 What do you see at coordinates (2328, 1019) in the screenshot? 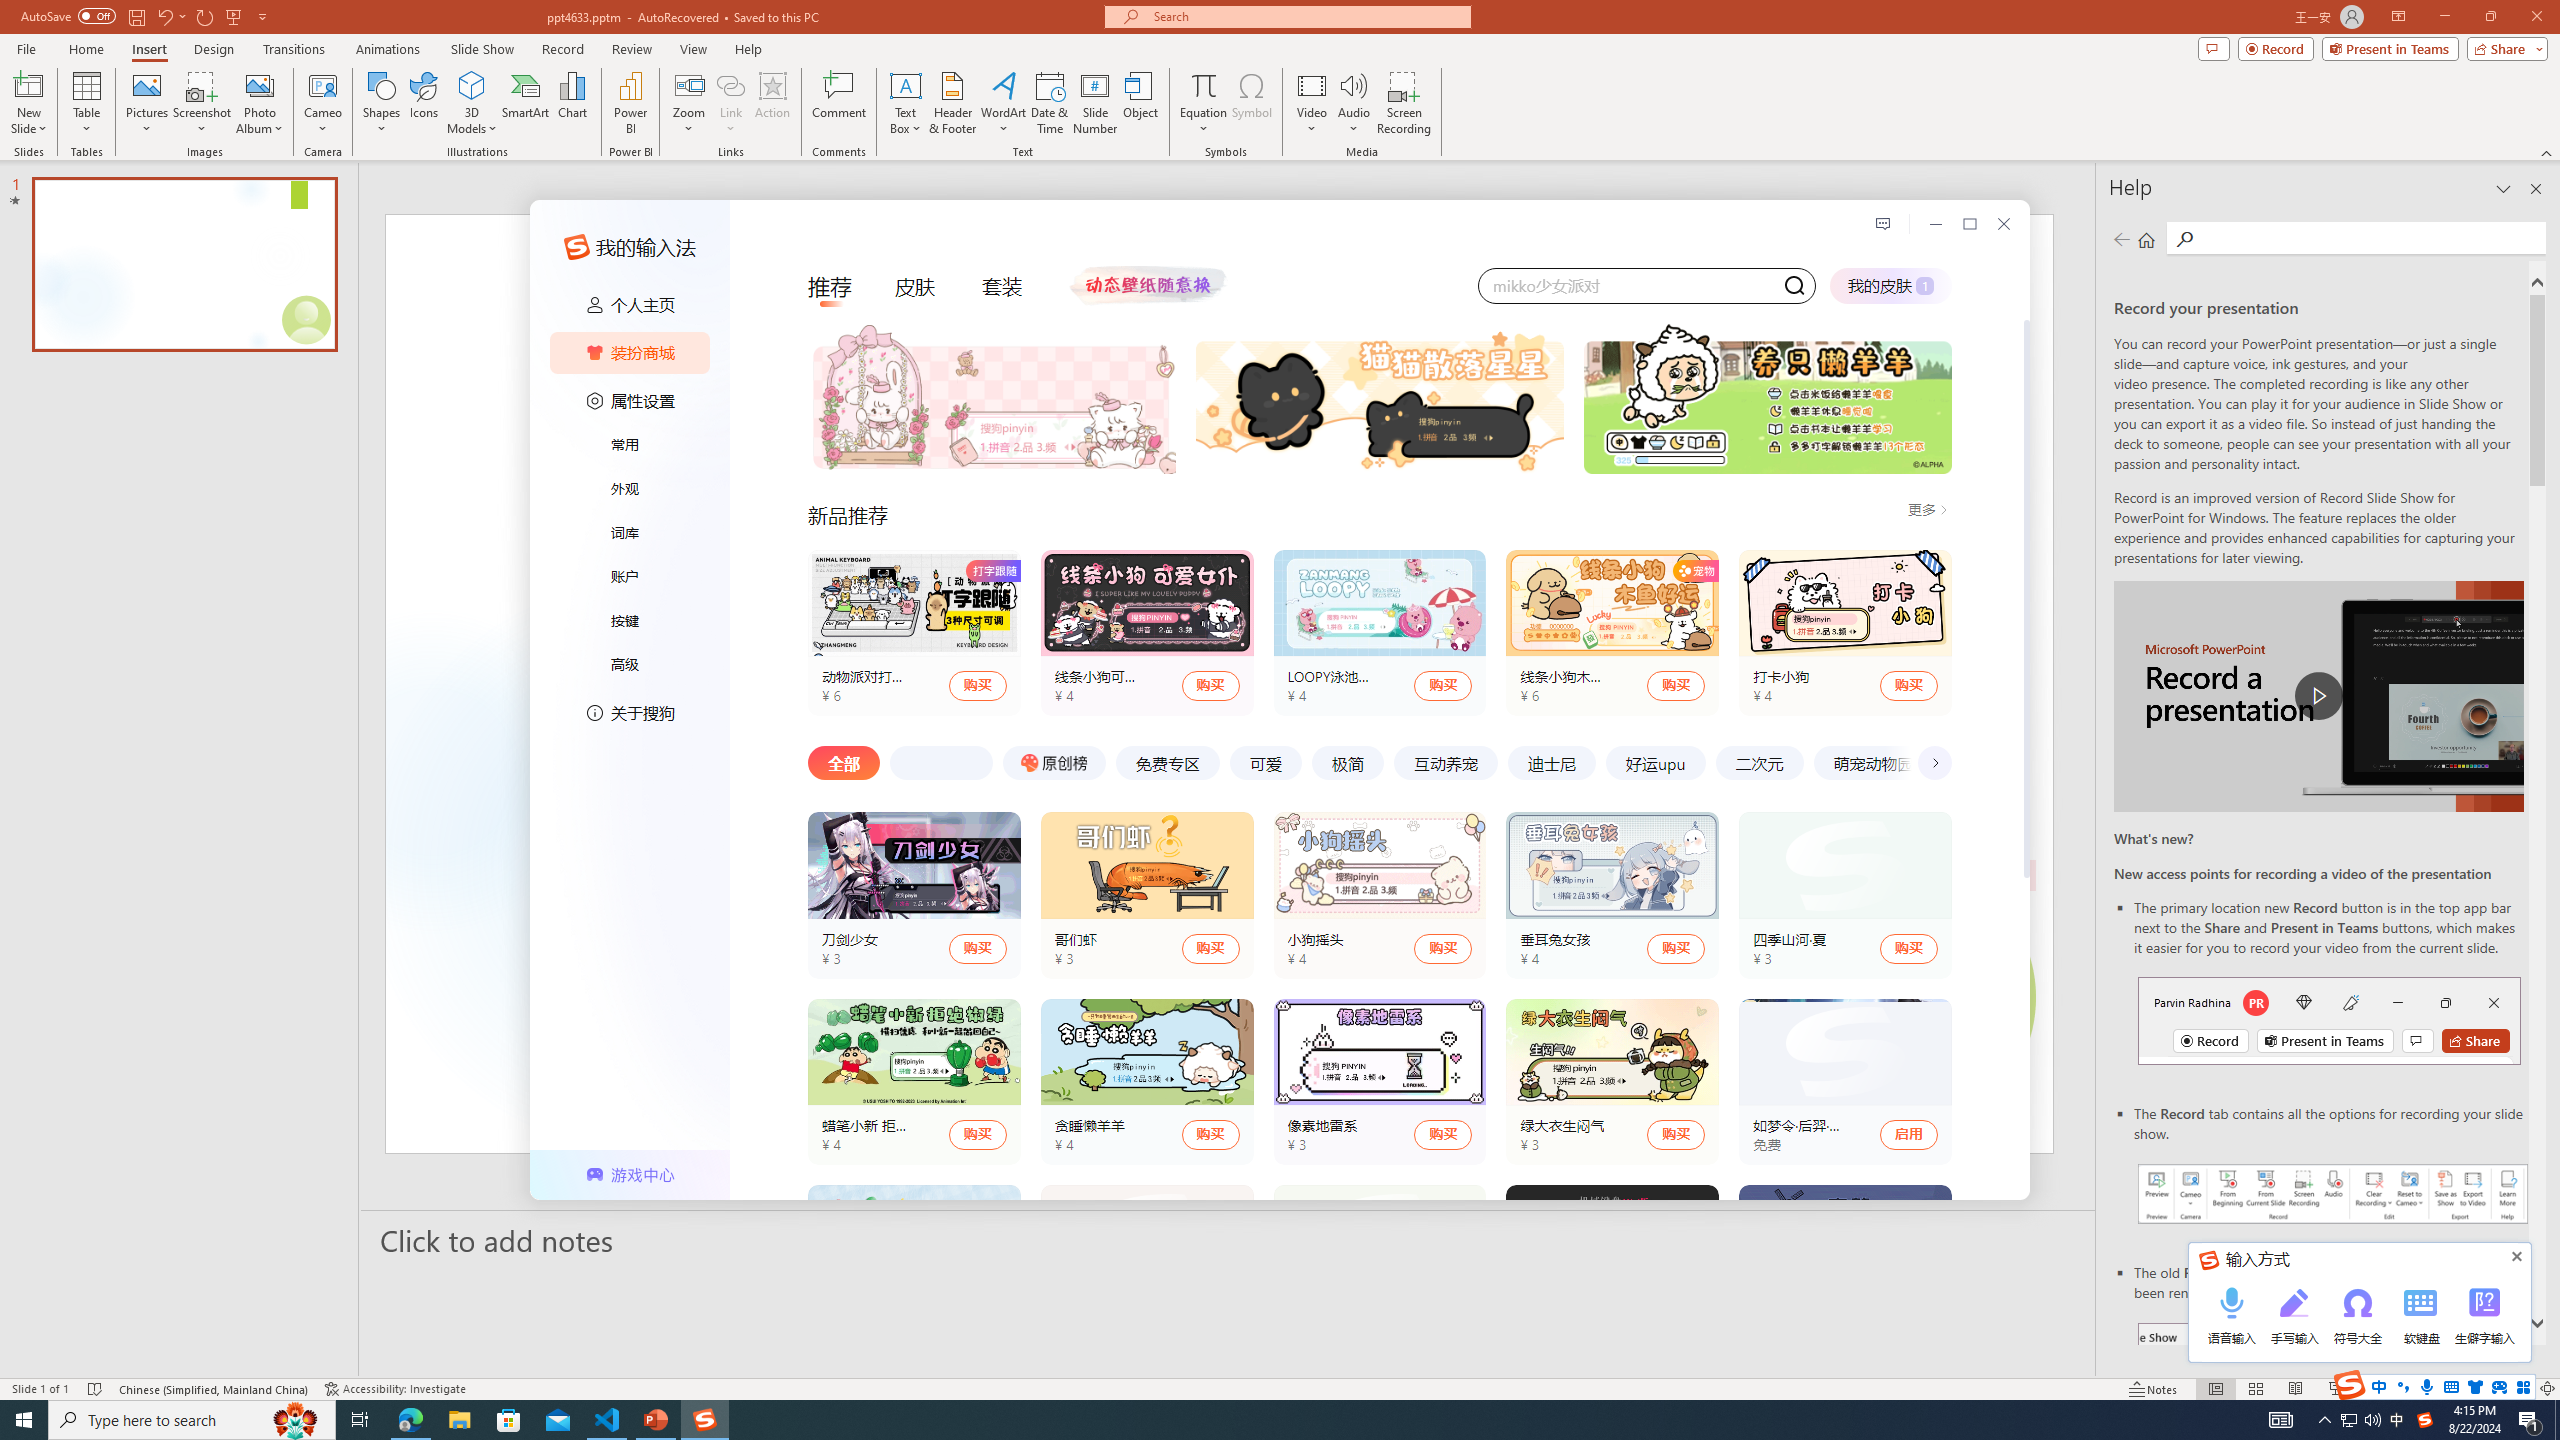
I see `'Record button in top bar'` at bounding box center [2328, 1019].